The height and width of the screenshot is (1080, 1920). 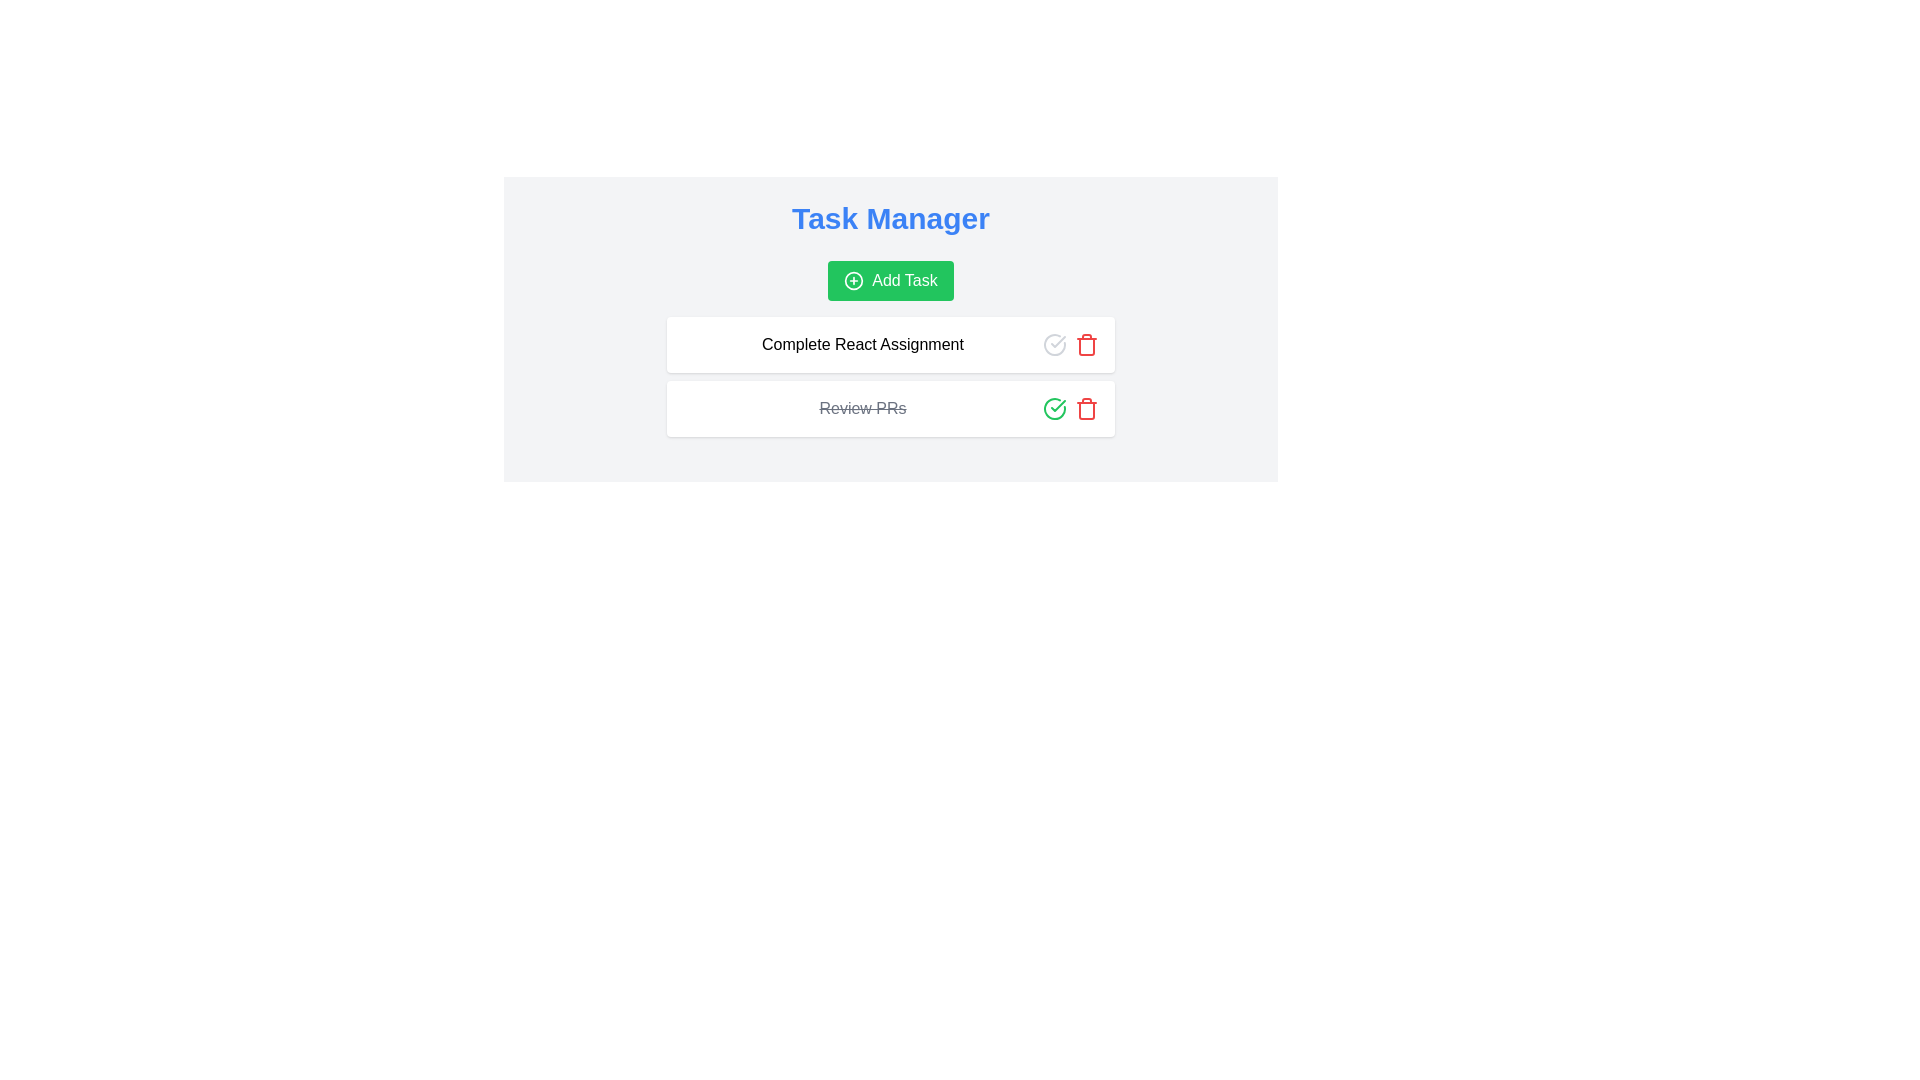 I want to click on the circular icon component (SVG circle element) located in the center of the 'Add Task' button, which is situated below the 'Task Manager' heading, so click(x=854, y=281).